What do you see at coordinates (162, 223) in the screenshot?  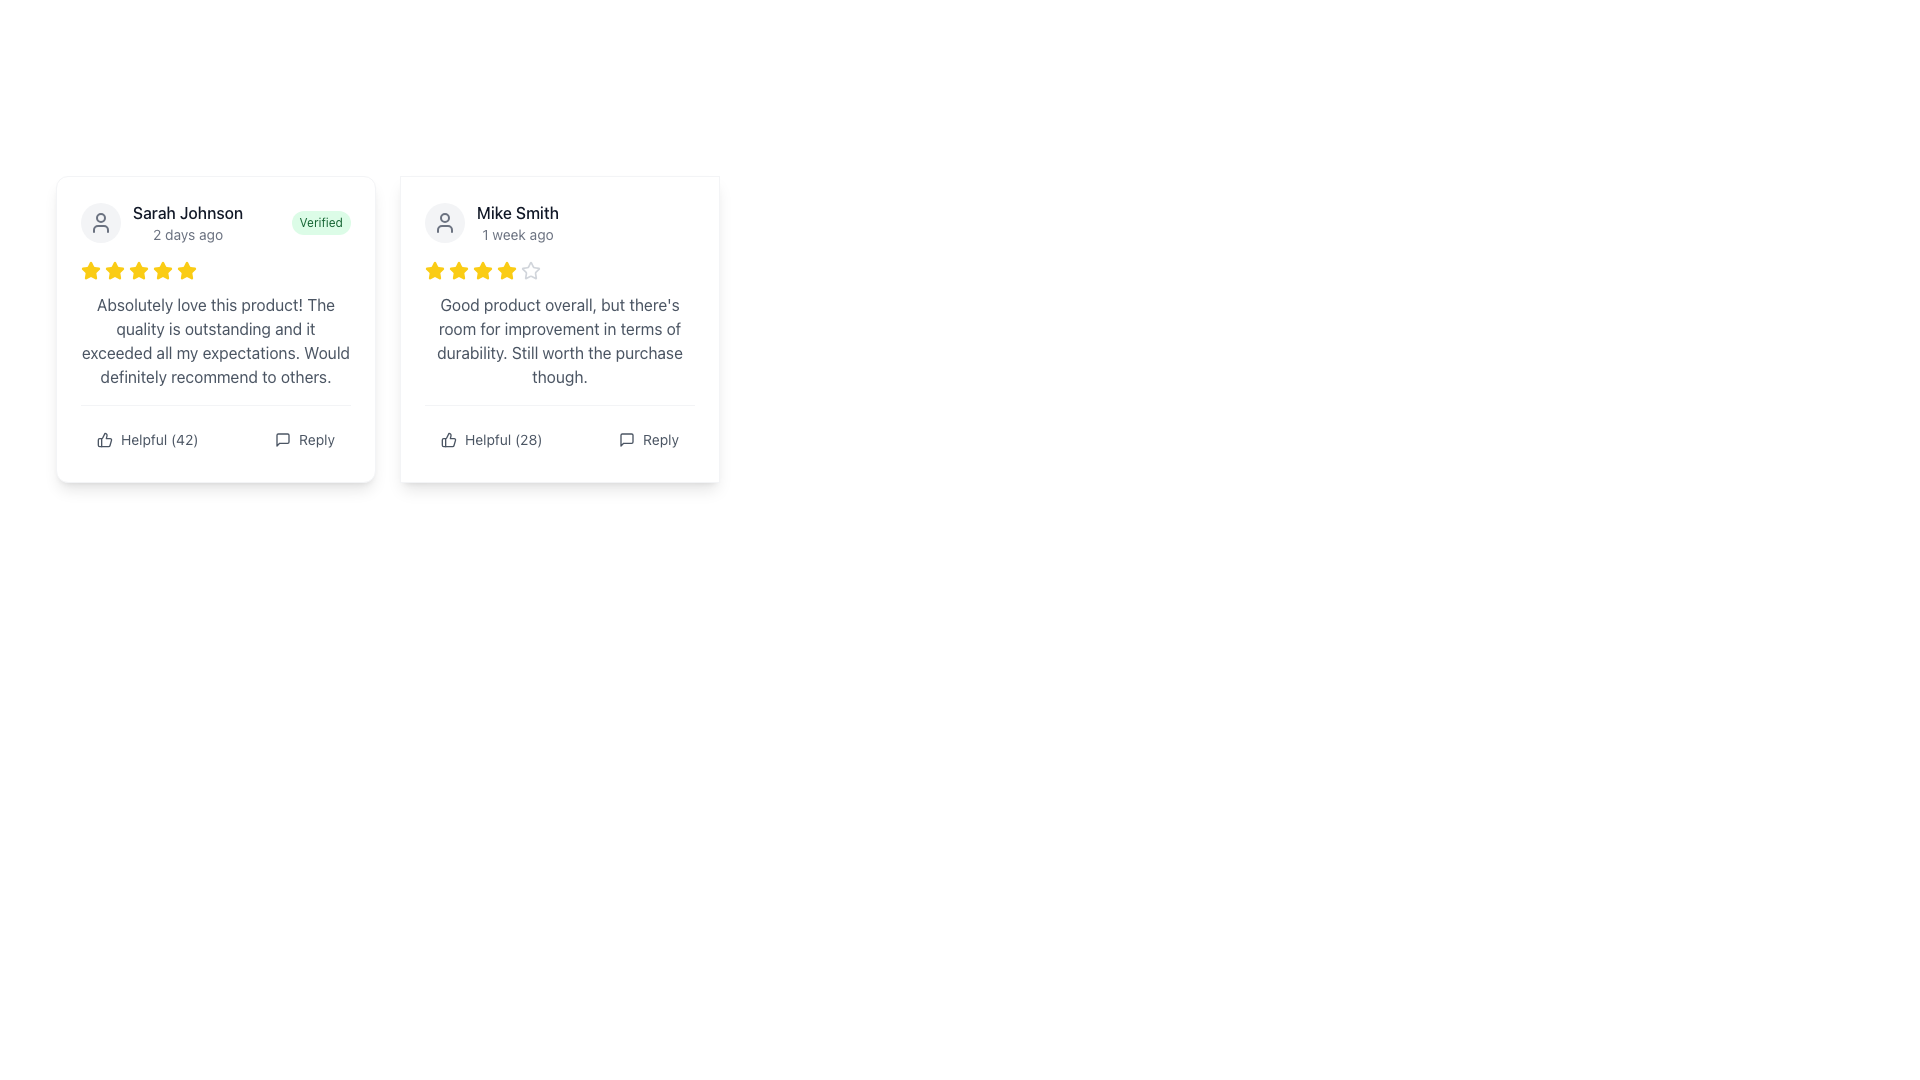 I see `the User data display section containing the profile image and the text 'Sarah Johnson' and '2 days ago'` at bounding box center [162, 223].